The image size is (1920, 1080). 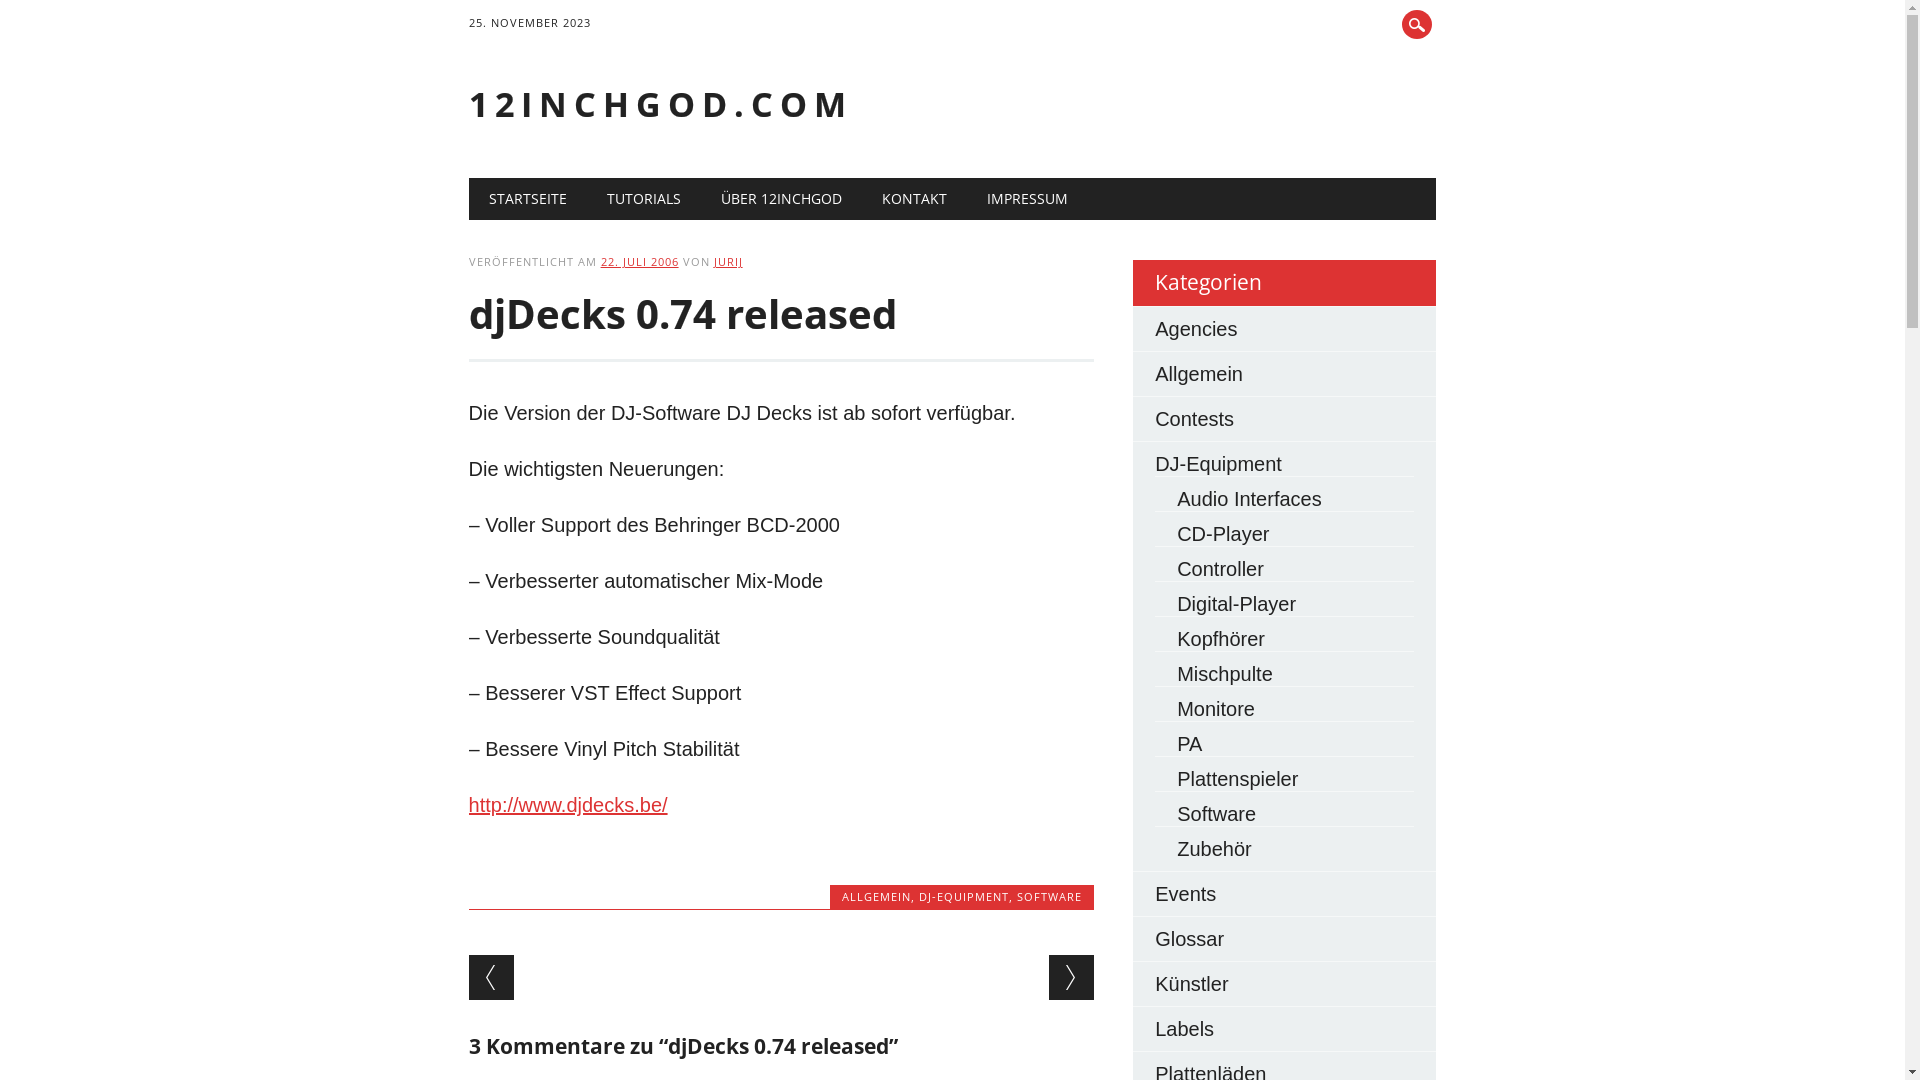 What do you see at coordinates (1194, 418) in the screenshot?
I see `'Contests'` at bounding box center [1194, 418].